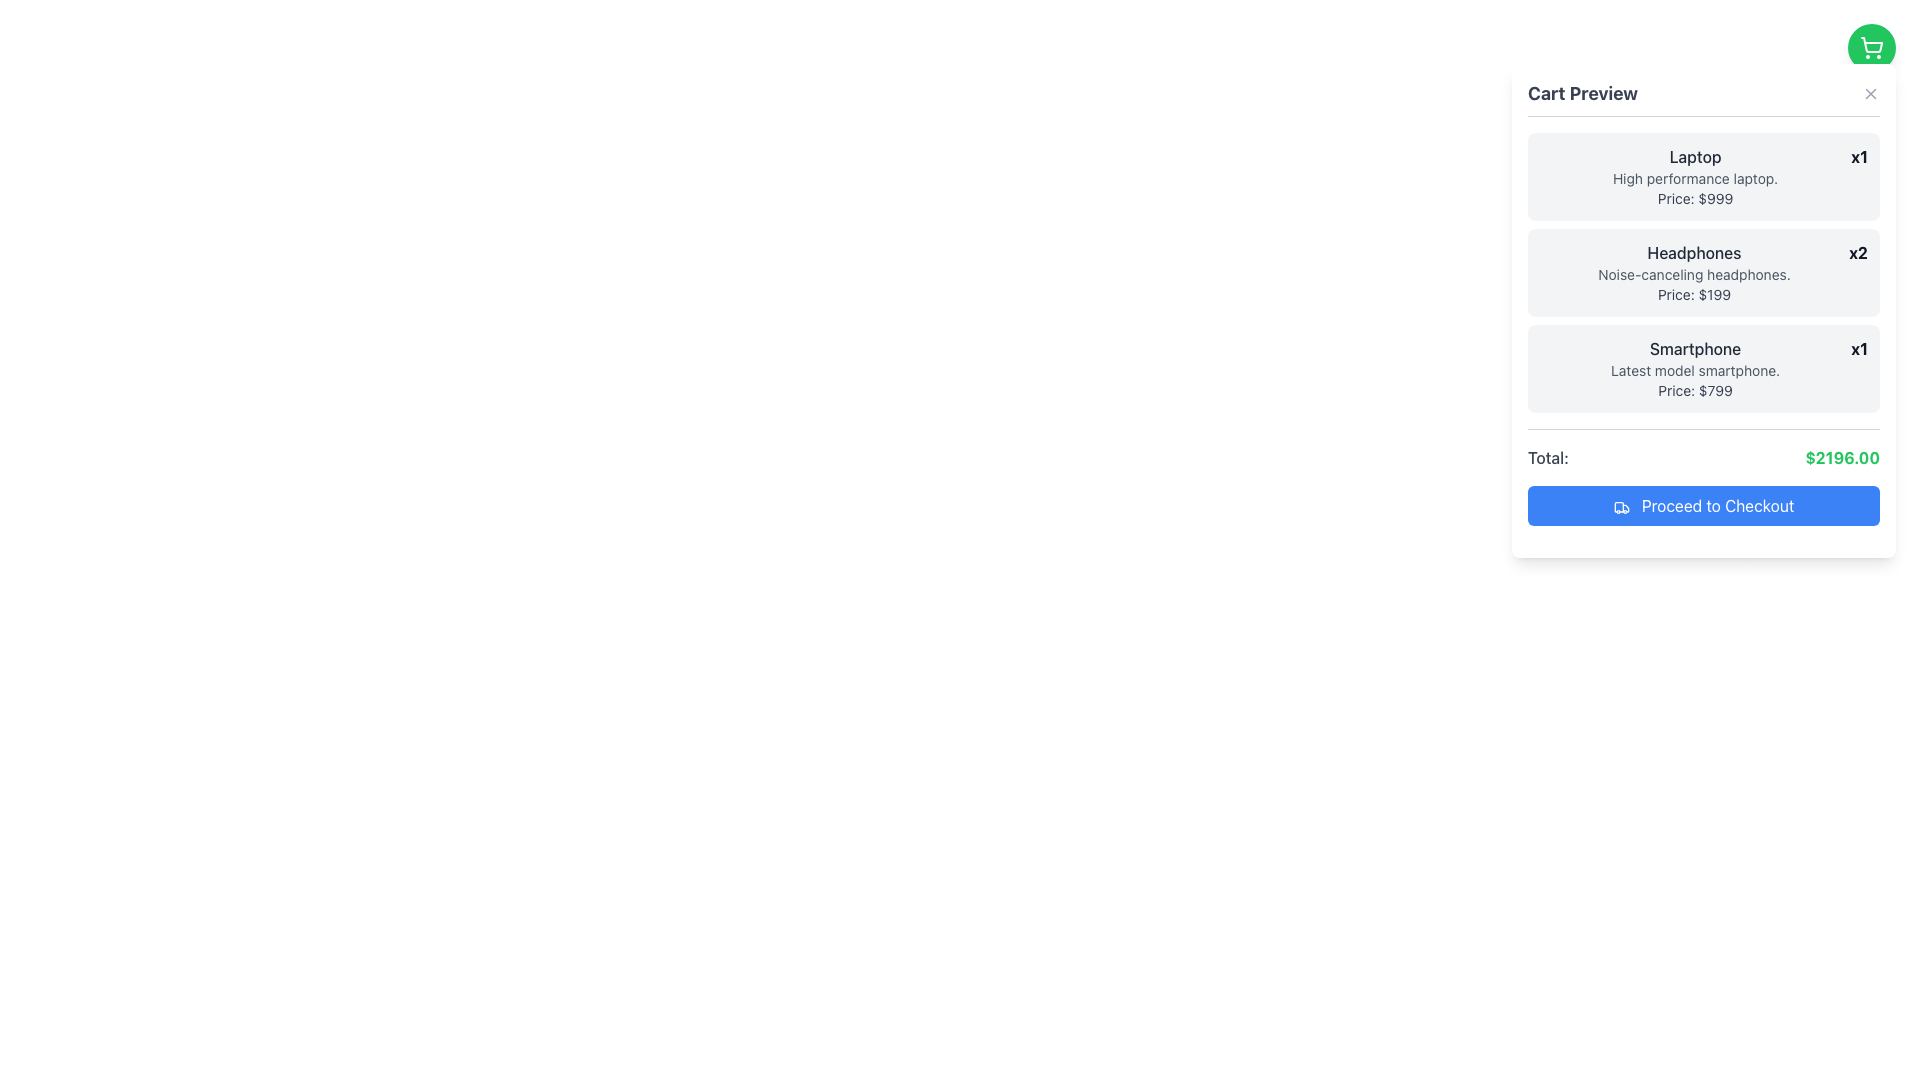 This screenshot has width=1920, height=1080. I want to click on the total cost label indicating the value of items in the cart, located at the bottom of the cart preview panel and aligned to the left of the total monetary value, so click(1547, 458).